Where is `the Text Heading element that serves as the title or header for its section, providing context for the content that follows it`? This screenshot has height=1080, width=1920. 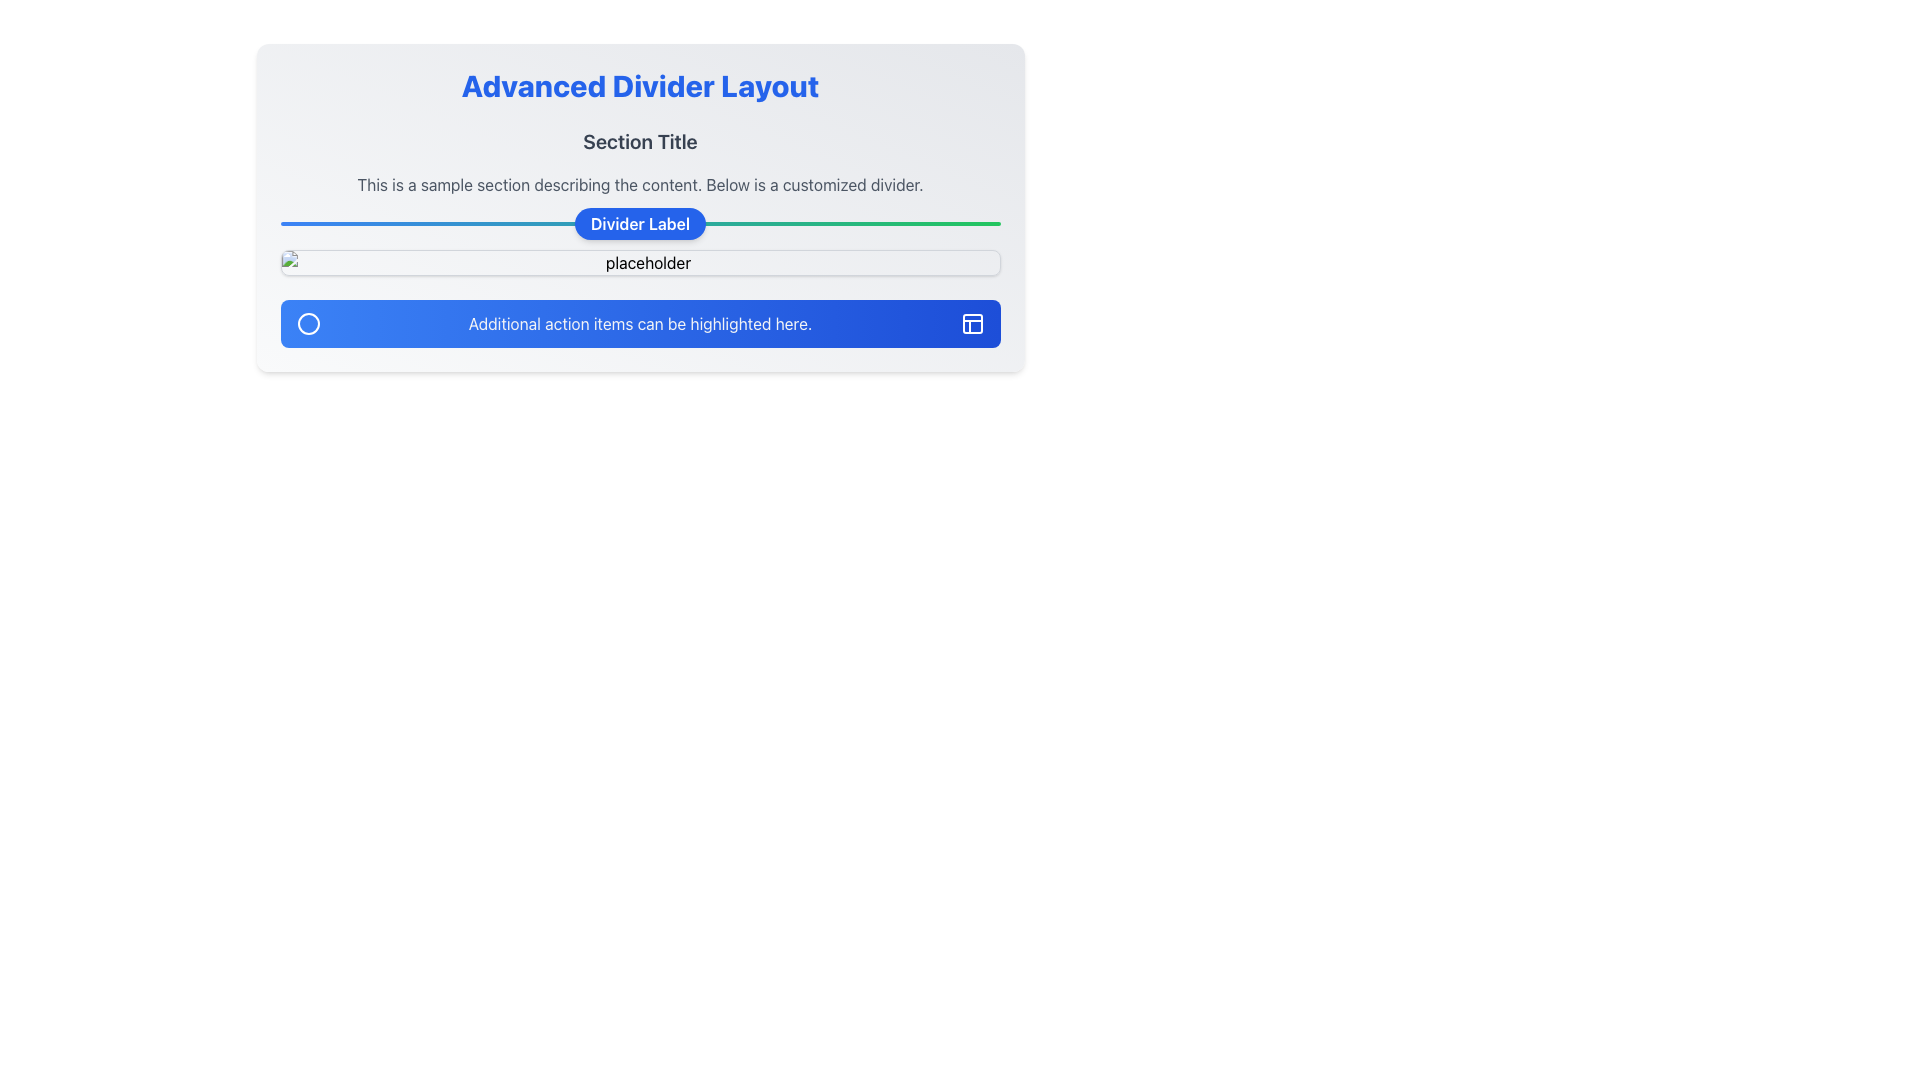
the Text Heading element that serves as the title or header for its section, providing context for the content that follows it is located at coordinates (640, 141).